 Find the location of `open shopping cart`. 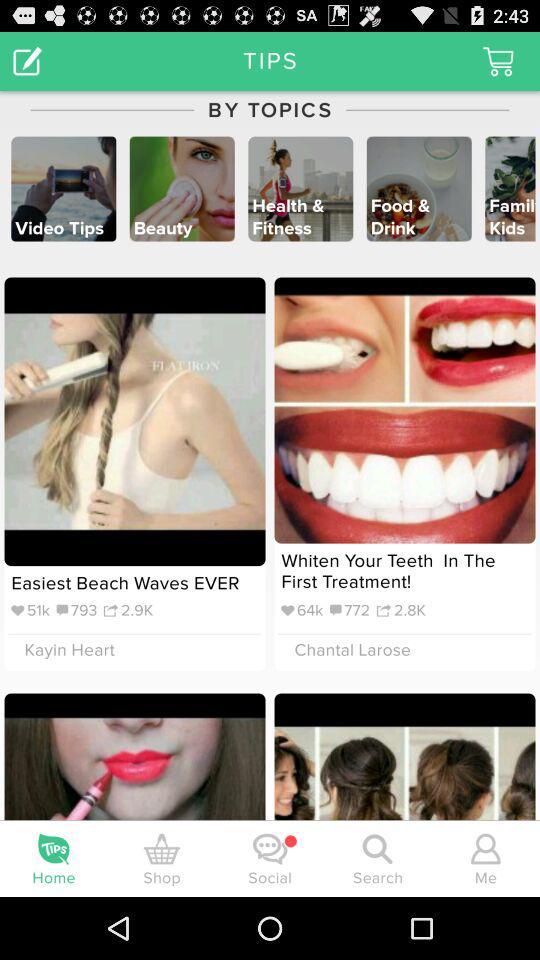

open shopping cart is located at coordinates (497, 61).